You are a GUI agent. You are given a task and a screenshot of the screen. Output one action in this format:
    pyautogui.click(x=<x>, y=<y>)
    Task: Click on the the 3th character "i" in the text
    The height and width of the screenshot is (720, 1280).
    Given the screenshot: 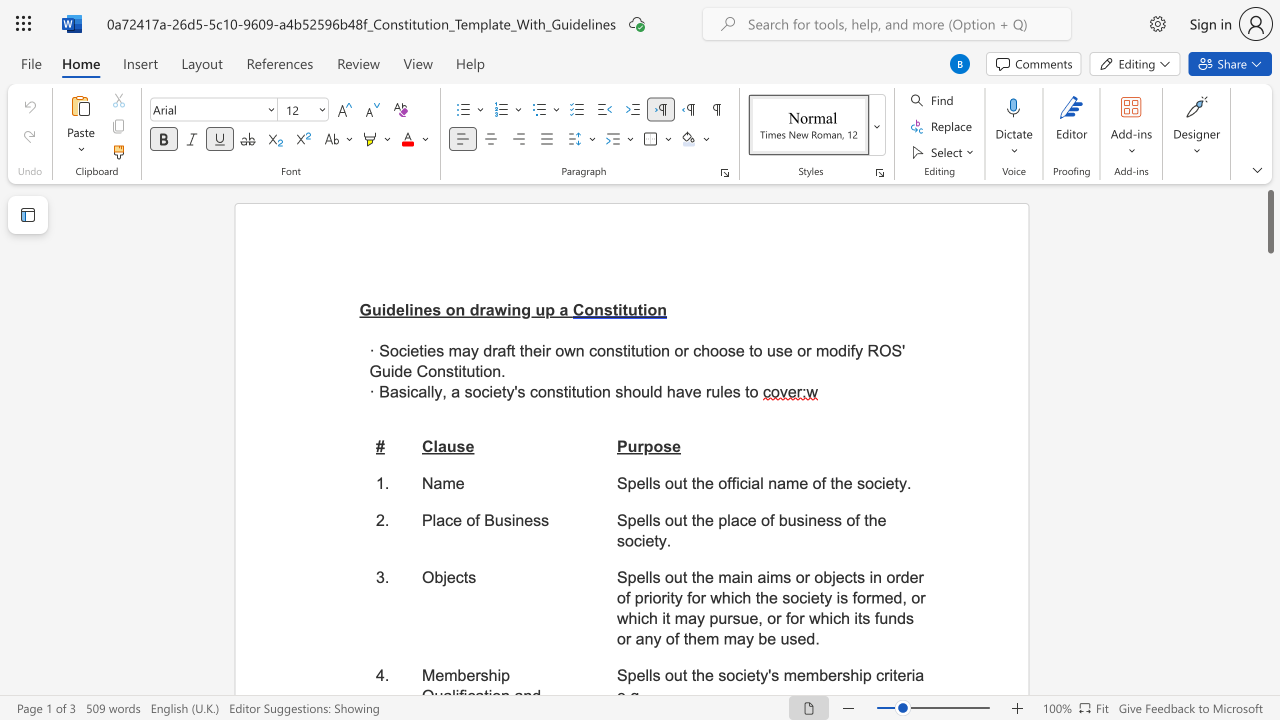 What is the action you would take?
    pyautogui.click(x=590, y=392)
    